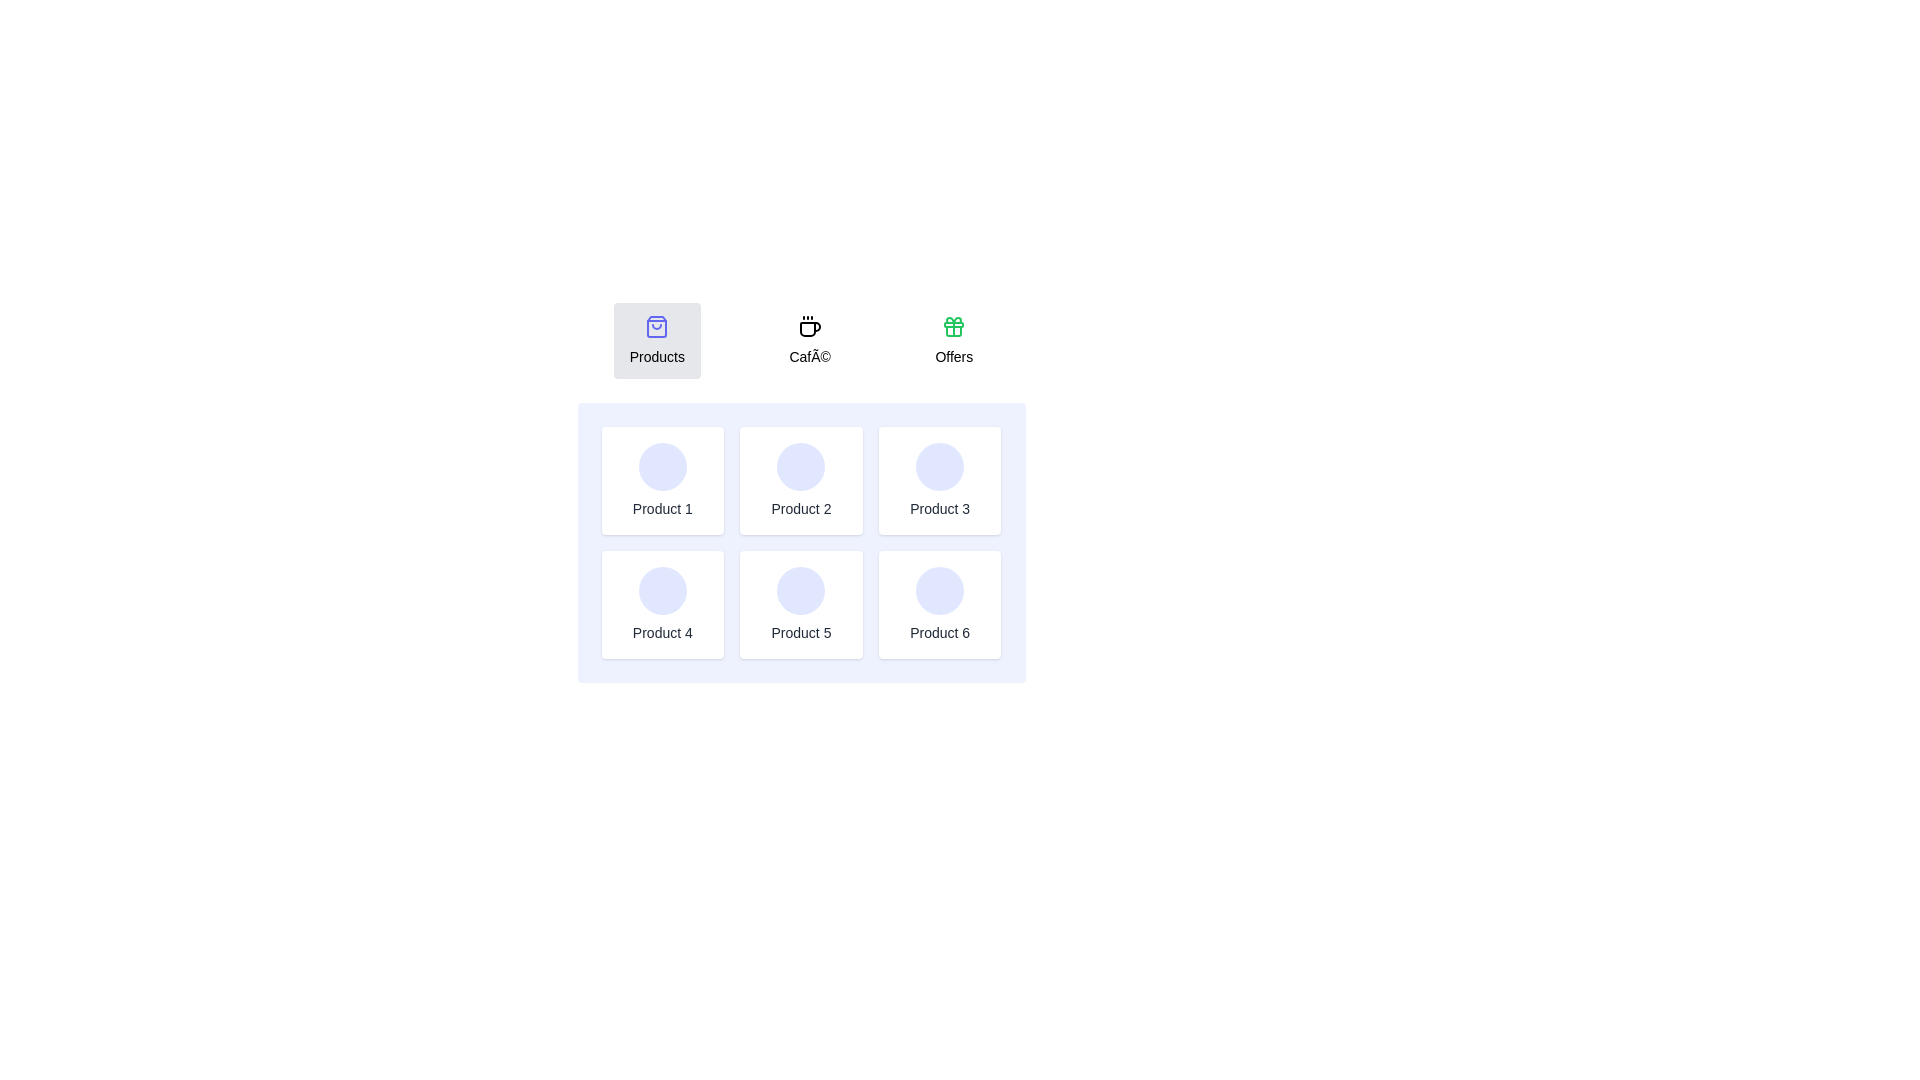 The width and height of the screenshot is (1920, 1080). What do you see at coordinates (657, 339) in the screenshot?
I see `the tab labeled Products` at bounding box center [657, 339].